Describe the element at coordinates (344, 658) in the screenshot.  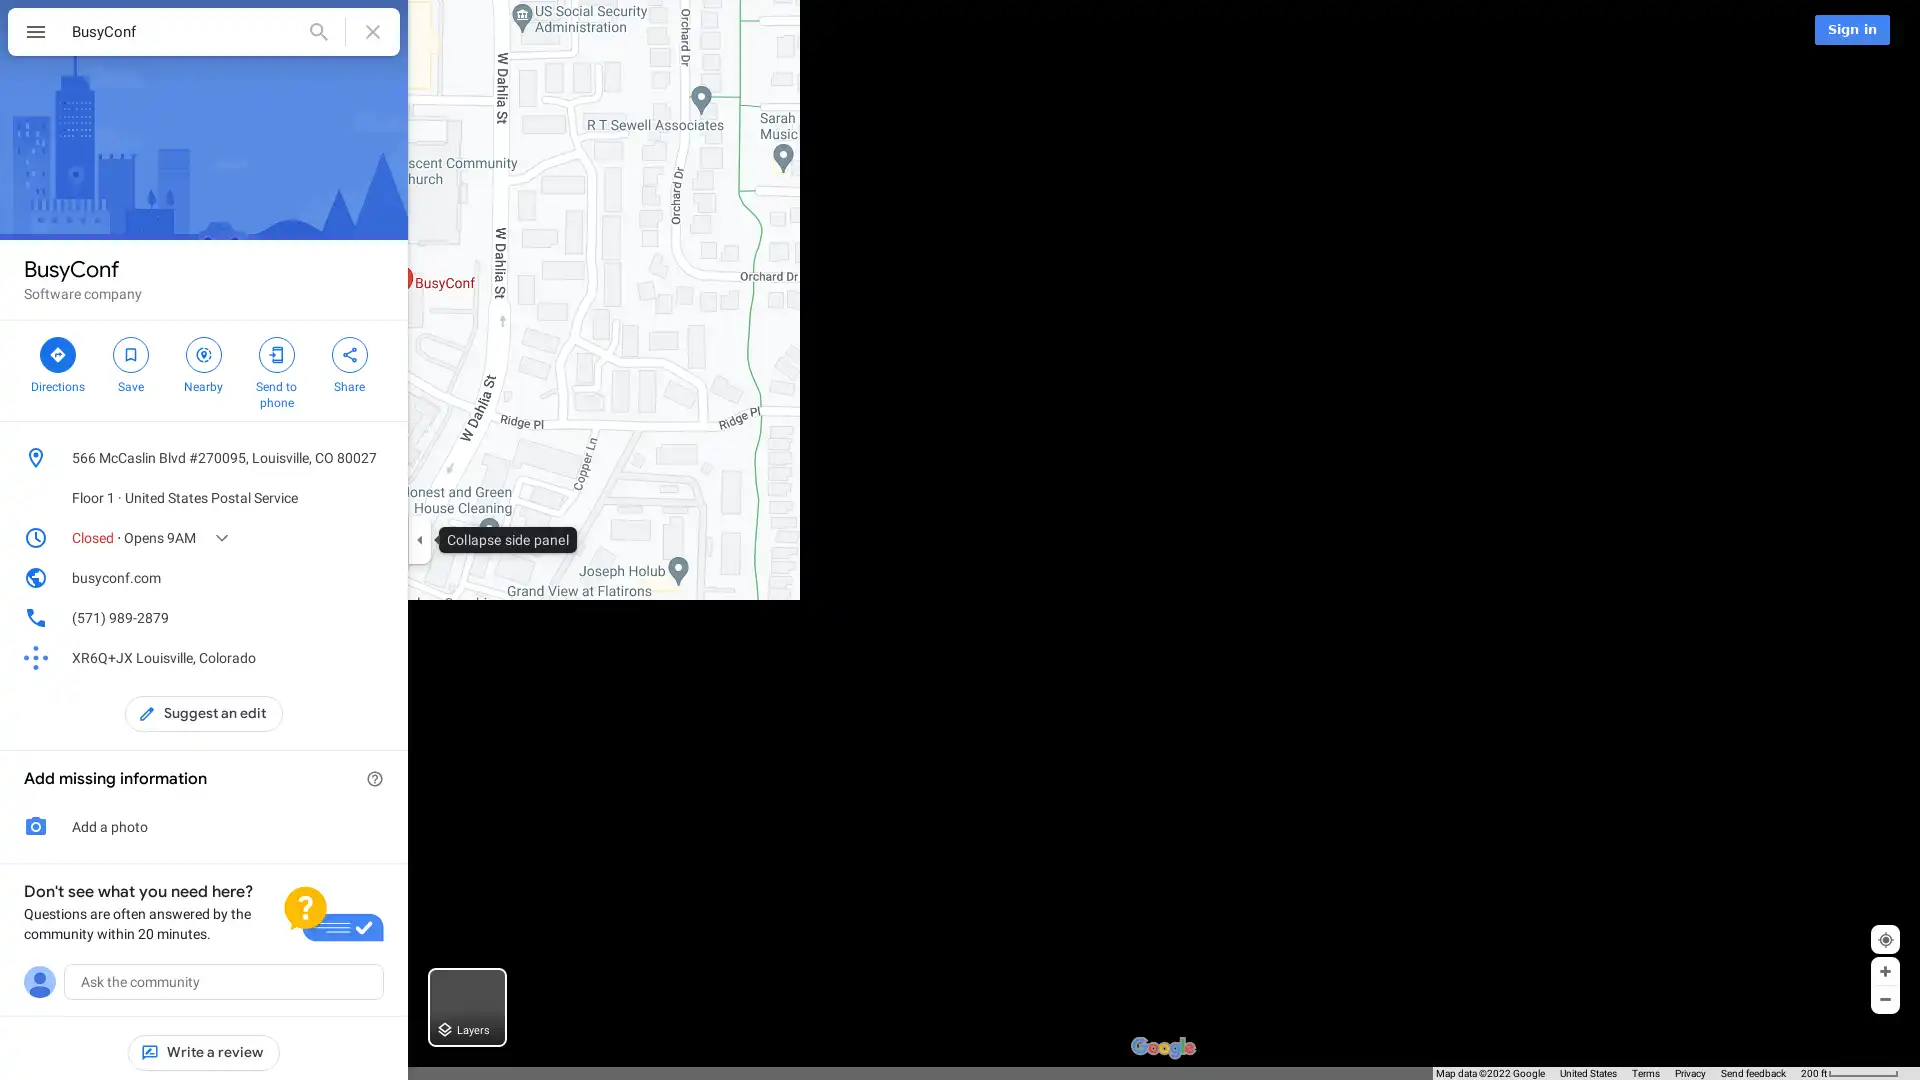
I see `Copy plus code` at that location.